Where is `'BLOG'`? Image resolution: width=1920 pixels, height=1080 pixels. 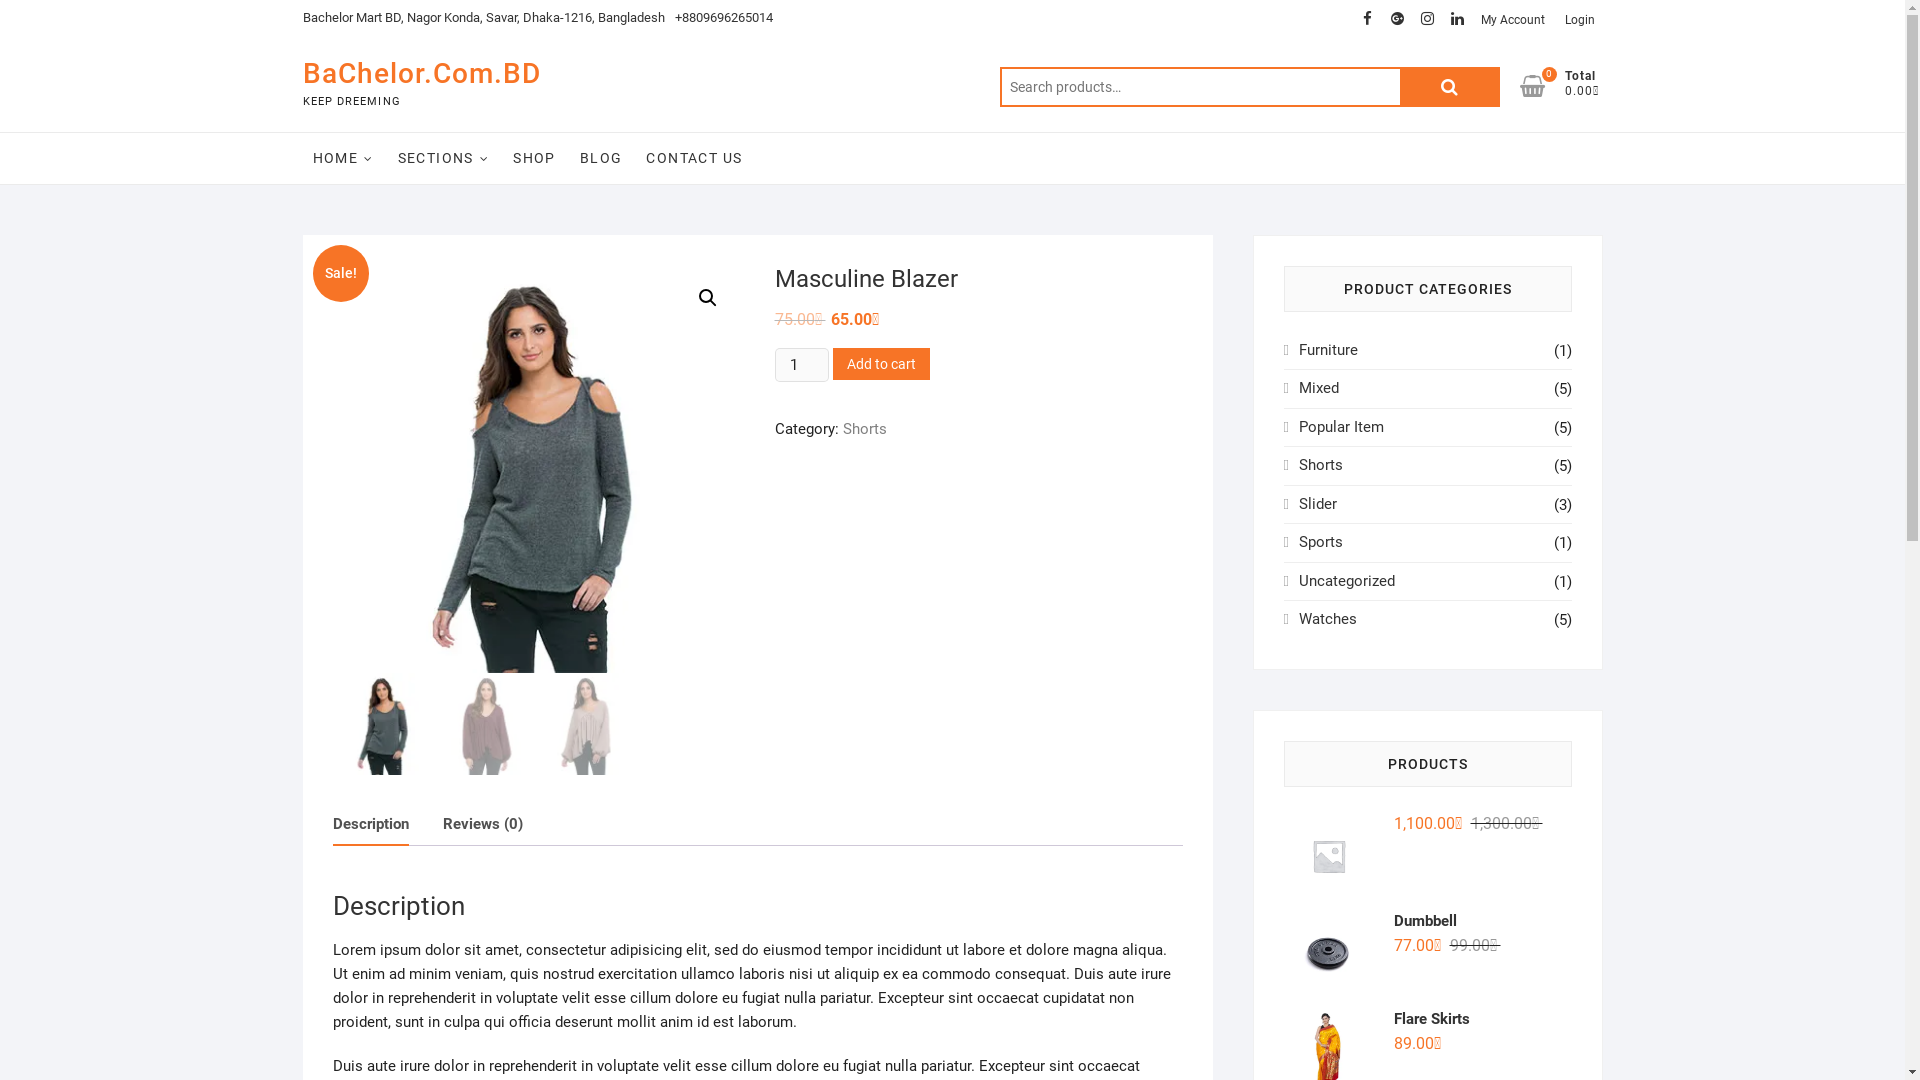 'BLOG' is located at coordinates (569, 157).